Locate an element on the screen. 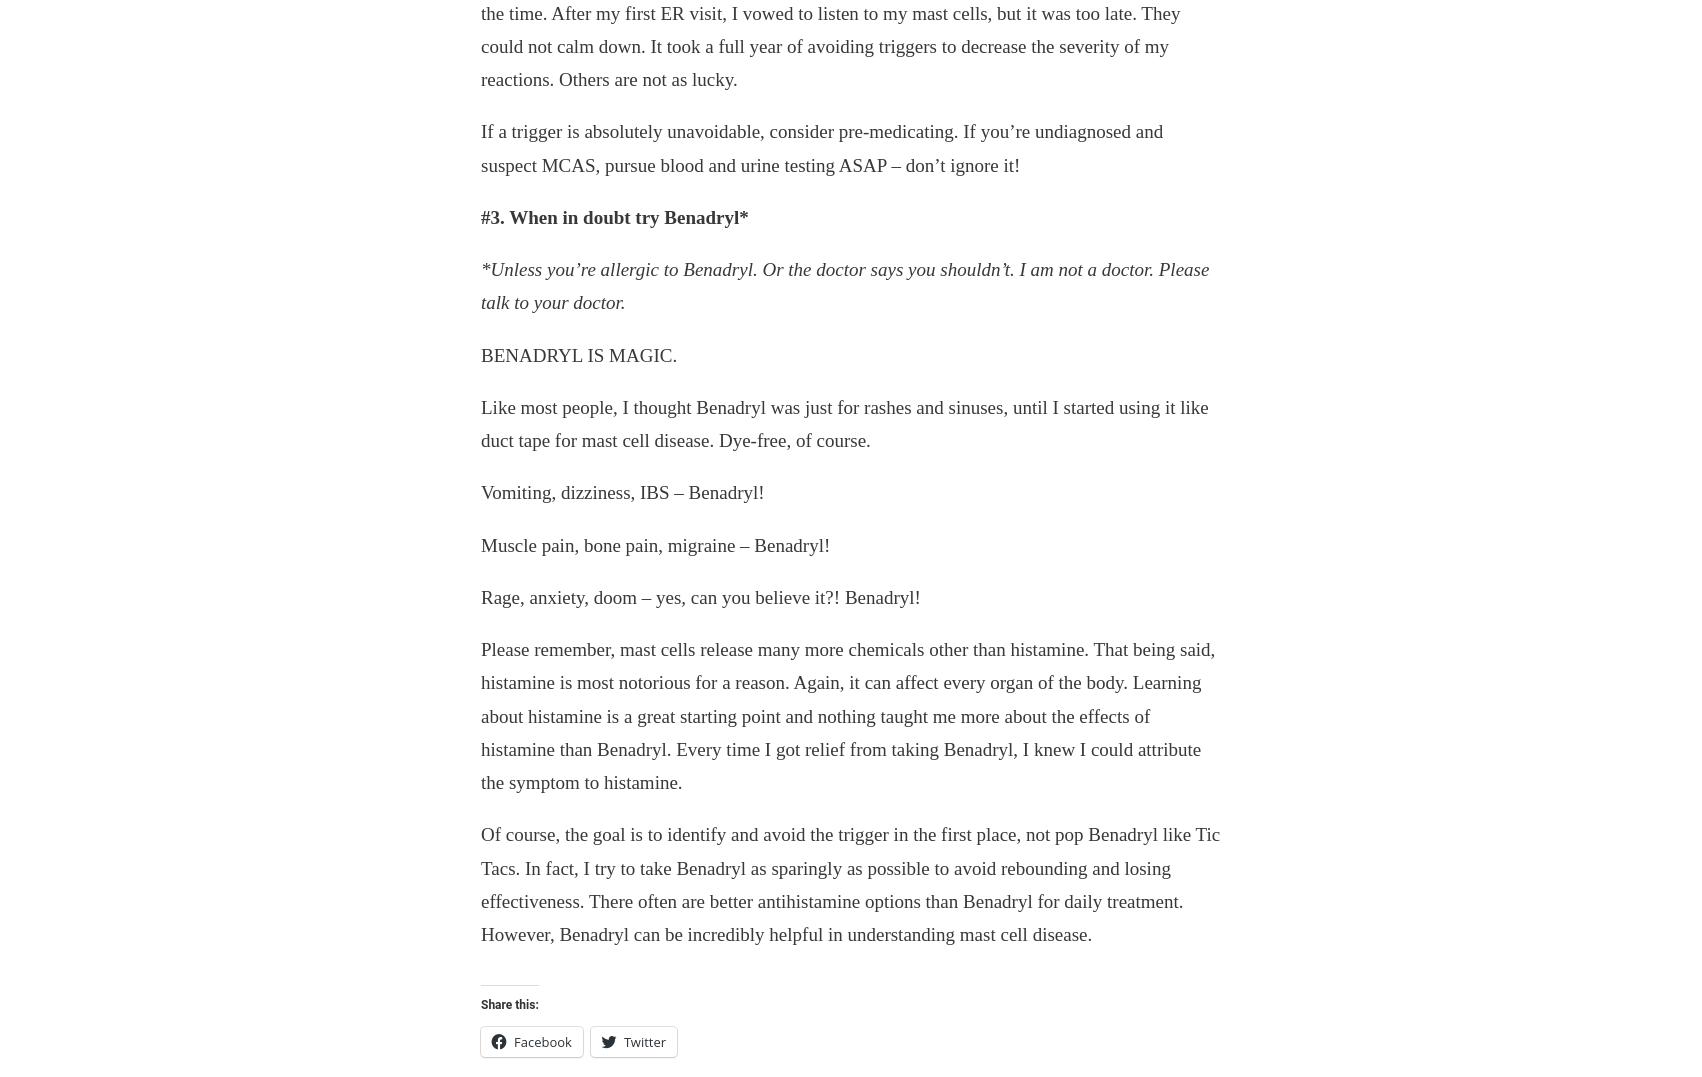  'Like most people, I thought Benadryl was just for rashes and sinuses, until I started using it like duct tape for mast cell disease. Dye-free, of course.' is located at coordinates (843, 422).